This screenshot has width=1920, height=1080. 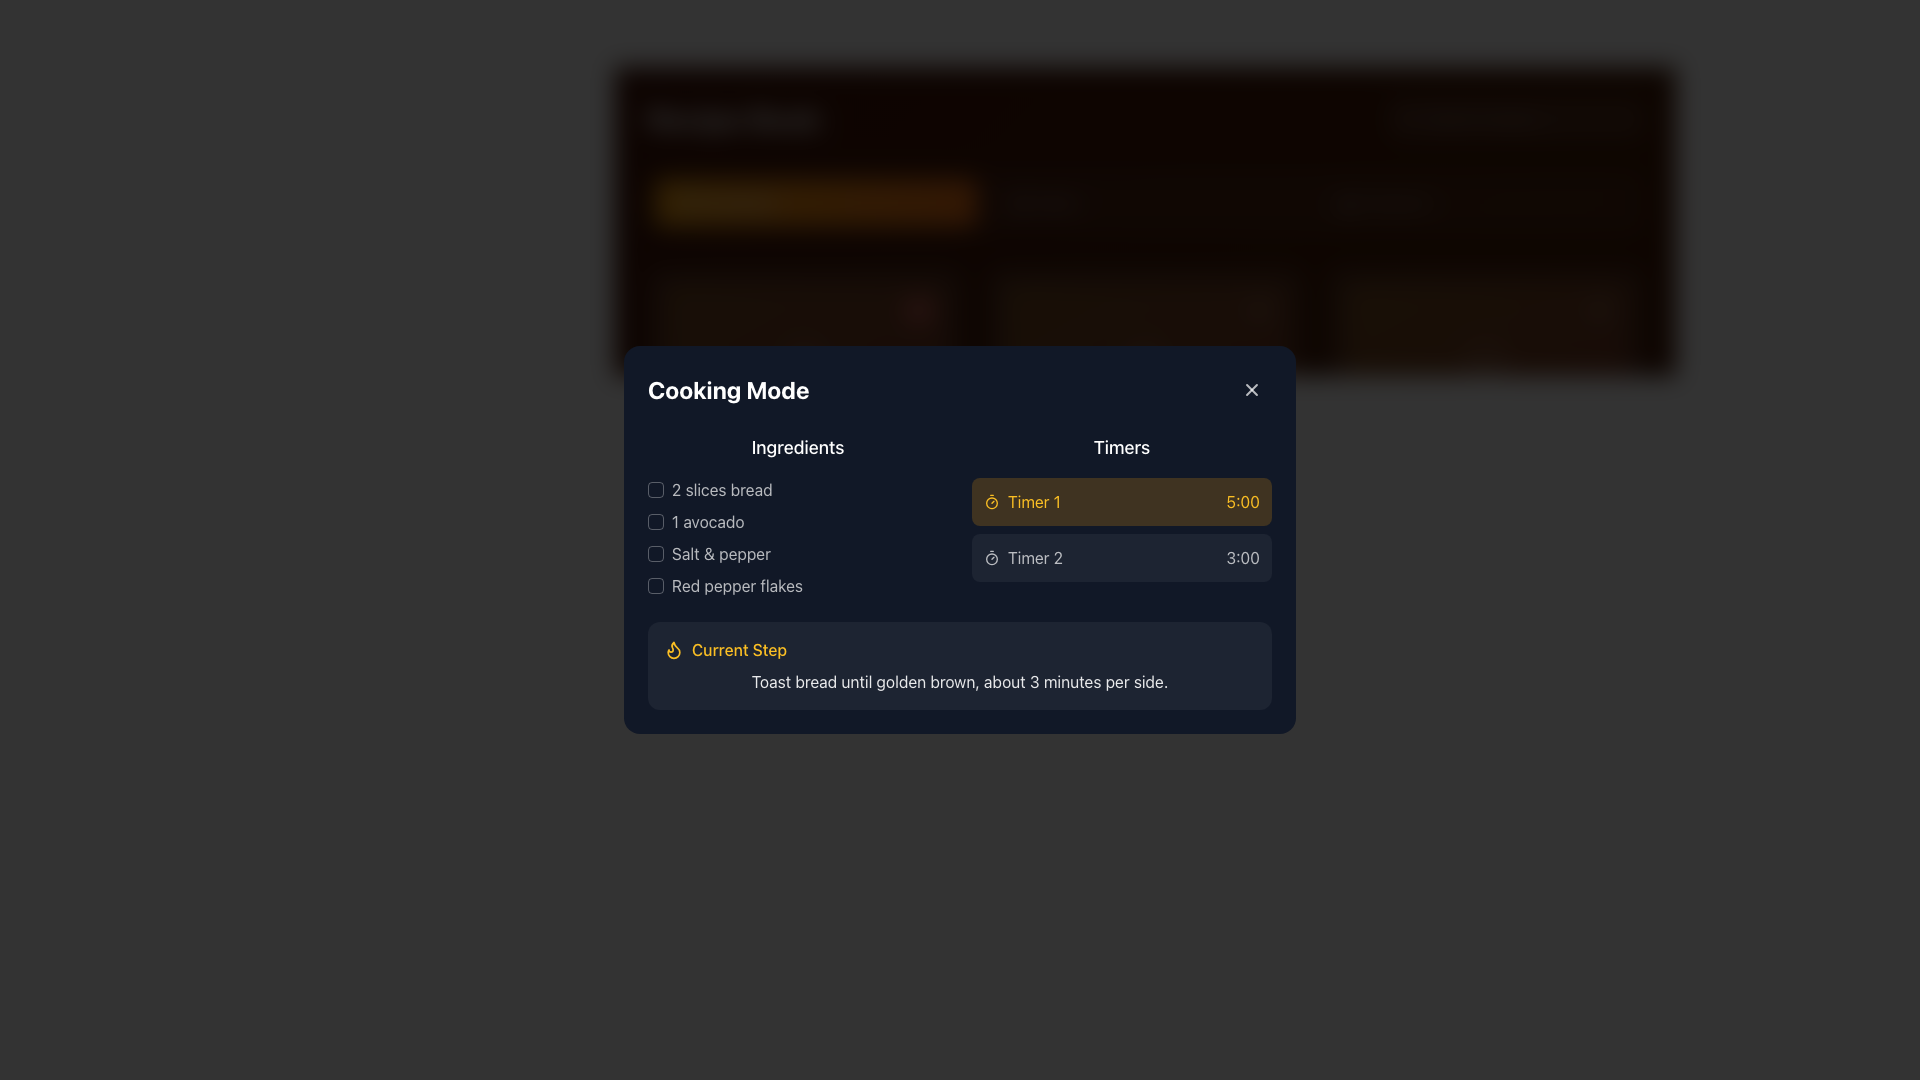 I want to click on the 'Timer 2' list item in the timer interface, so click(x=1122, y=558).